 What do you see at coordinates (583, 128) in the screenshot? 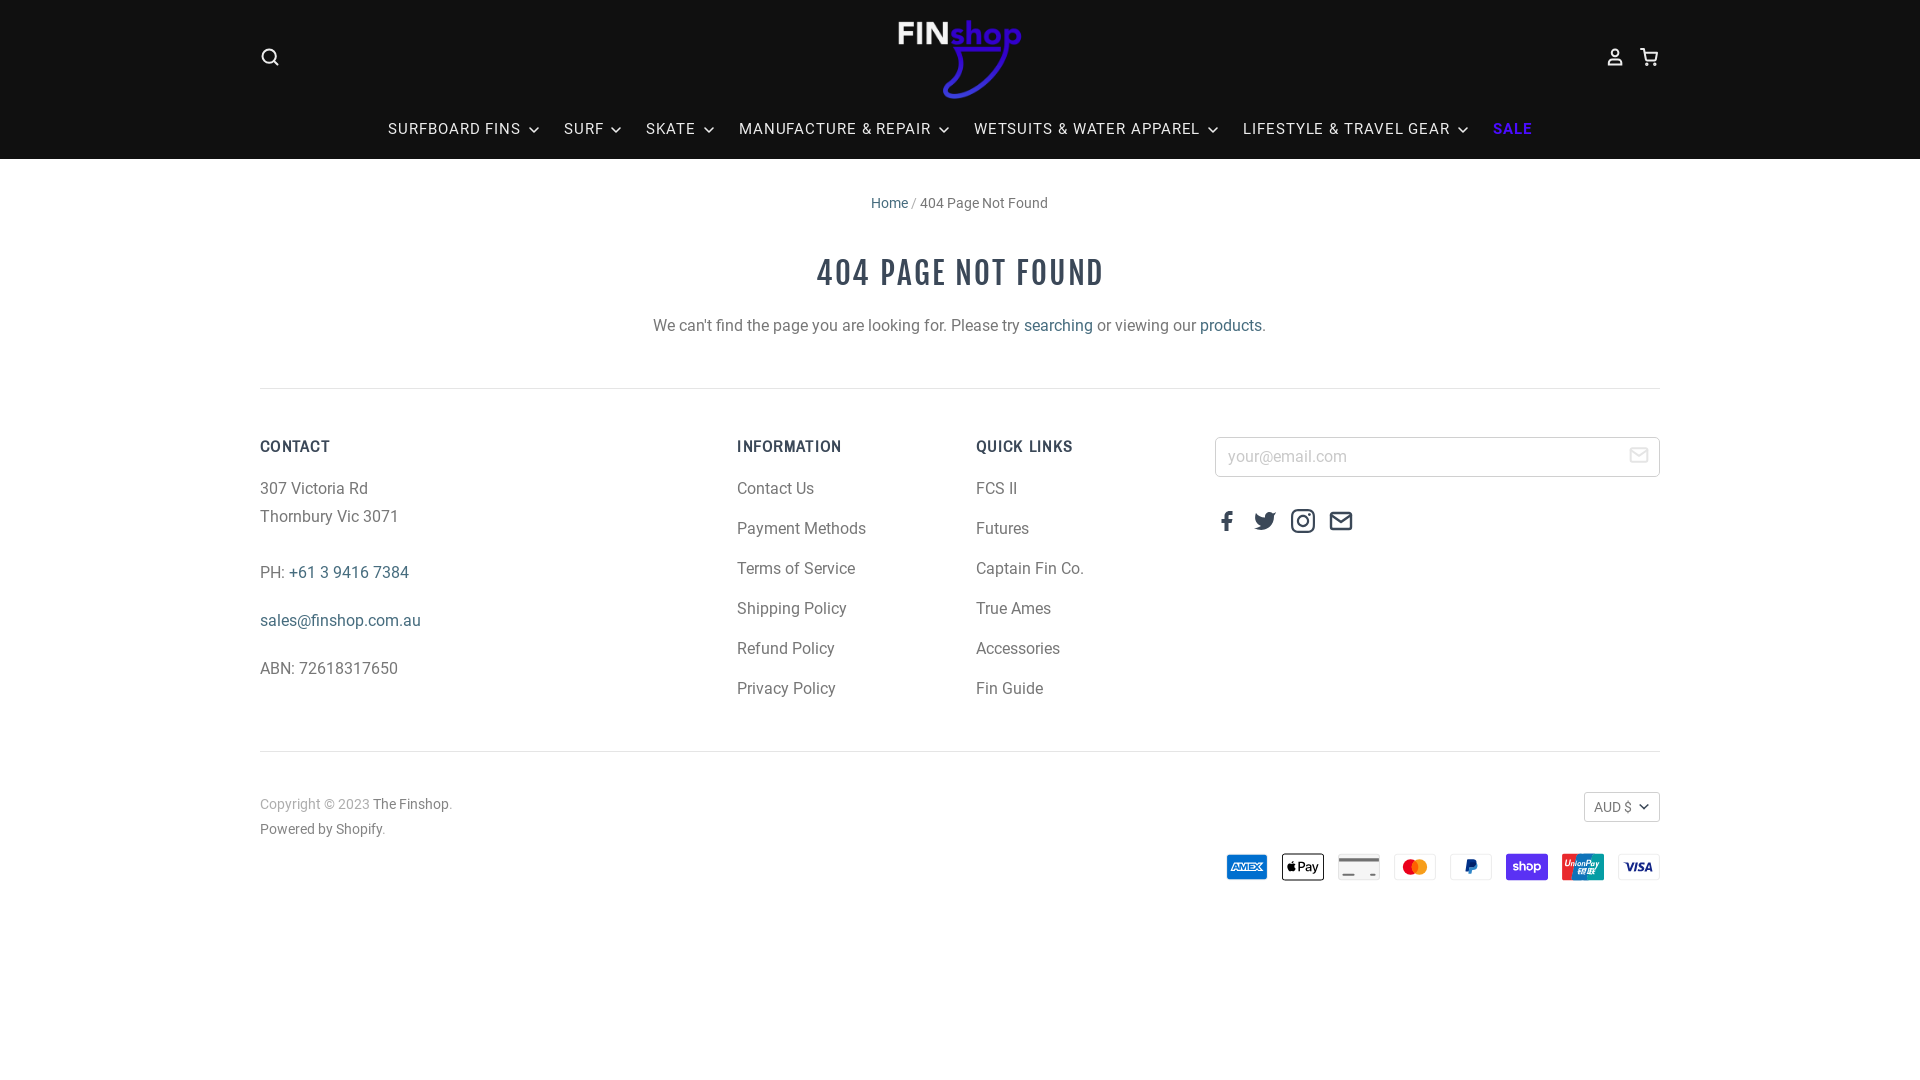
I see `'SURF'` at bounding box center [583, 128].